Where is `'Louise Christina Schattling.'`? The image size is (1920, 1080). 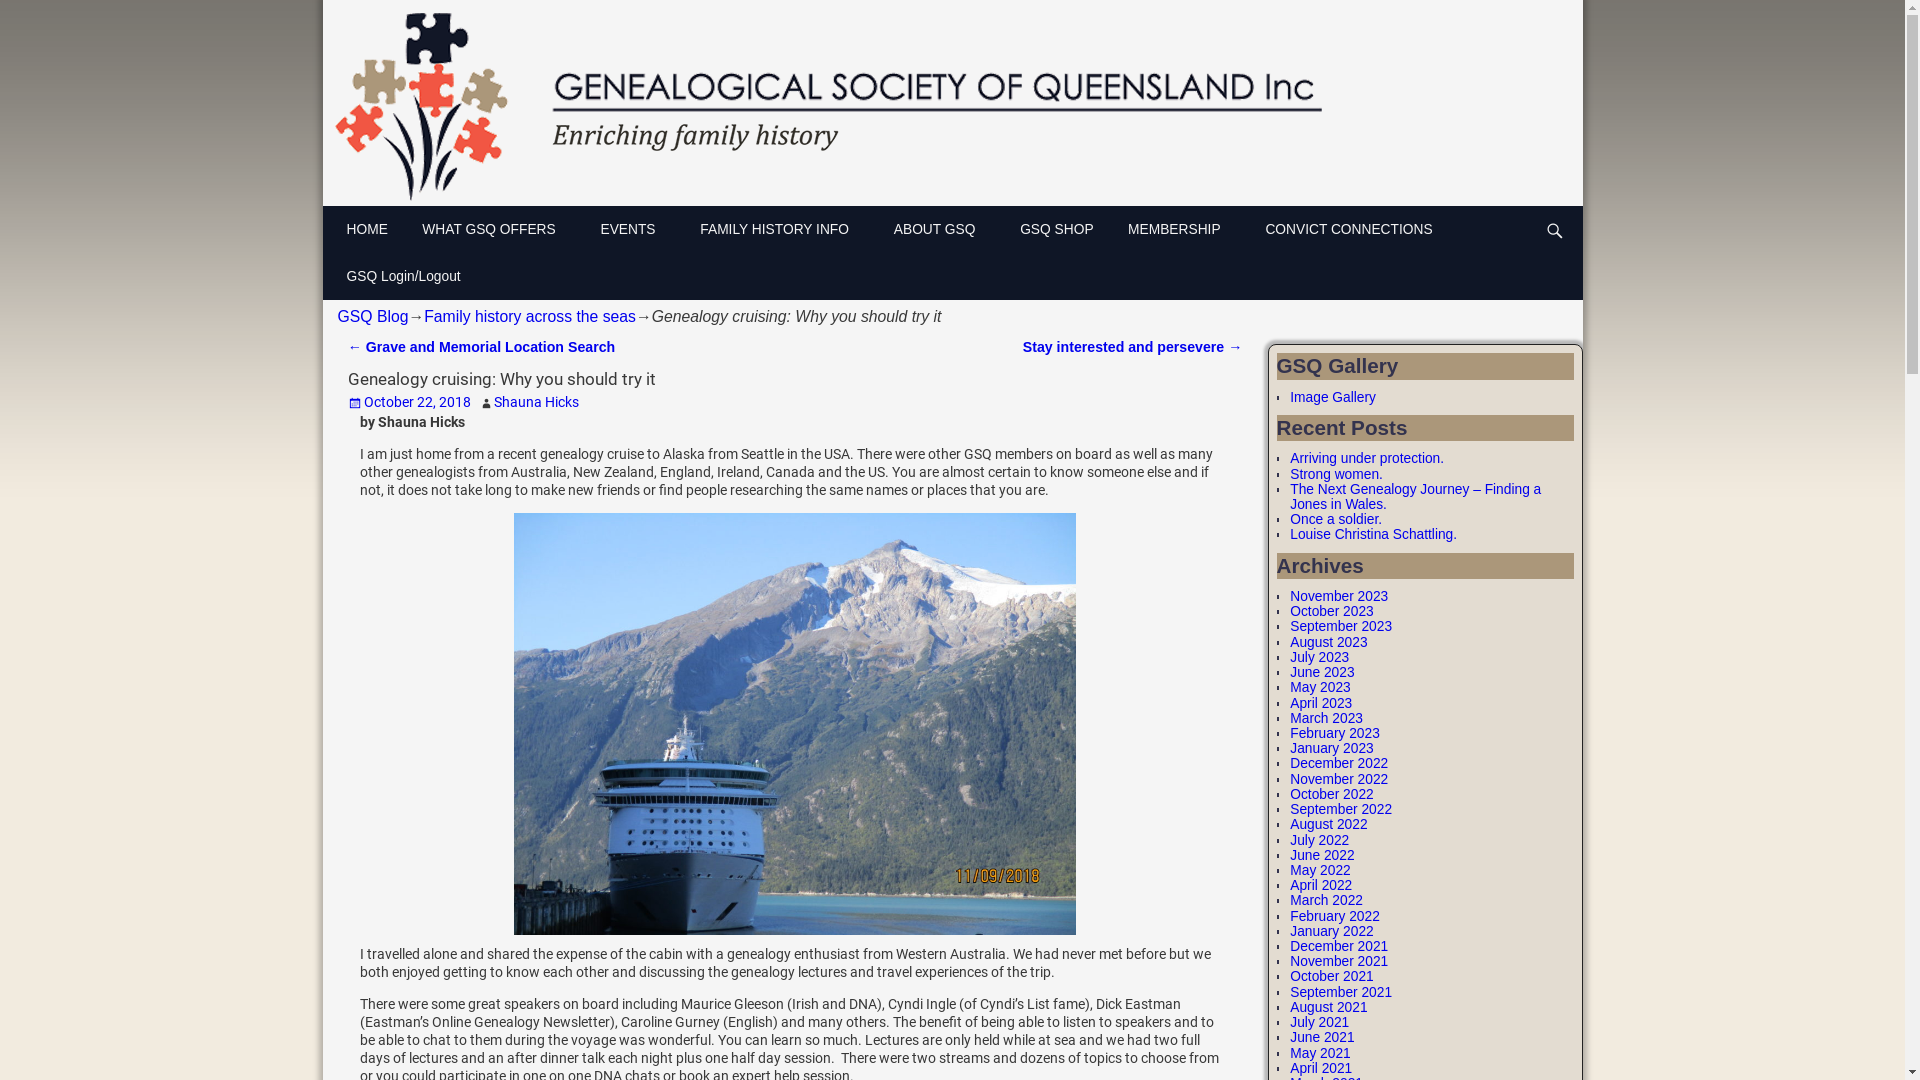 'Louise Christina Schattling.' is located at coordinates (1372, 533).